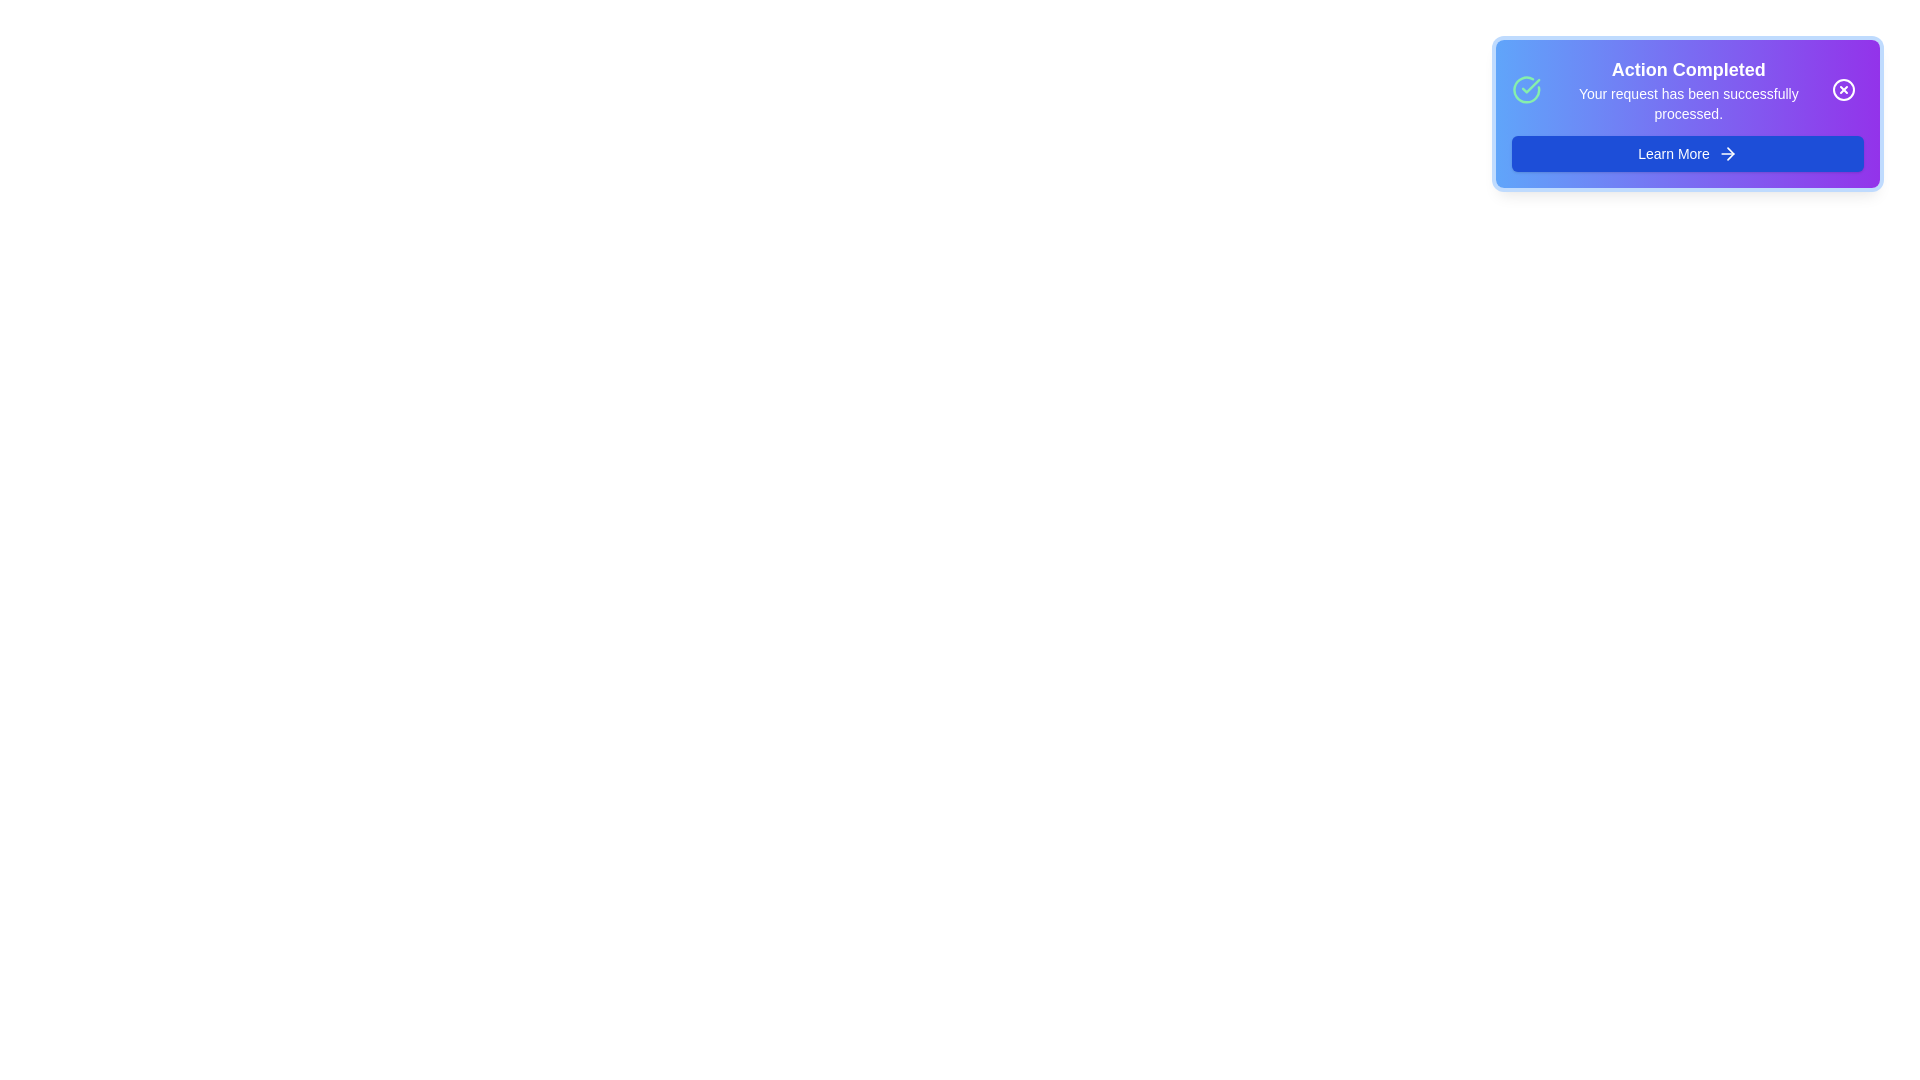 Image resolution: width=1920 pixels, height=1080 pixels. What do you see at coordinates (1842, 88) in the screenshot?
I see `the close button to dismiss the notification` at bounding box center [1842, 88].